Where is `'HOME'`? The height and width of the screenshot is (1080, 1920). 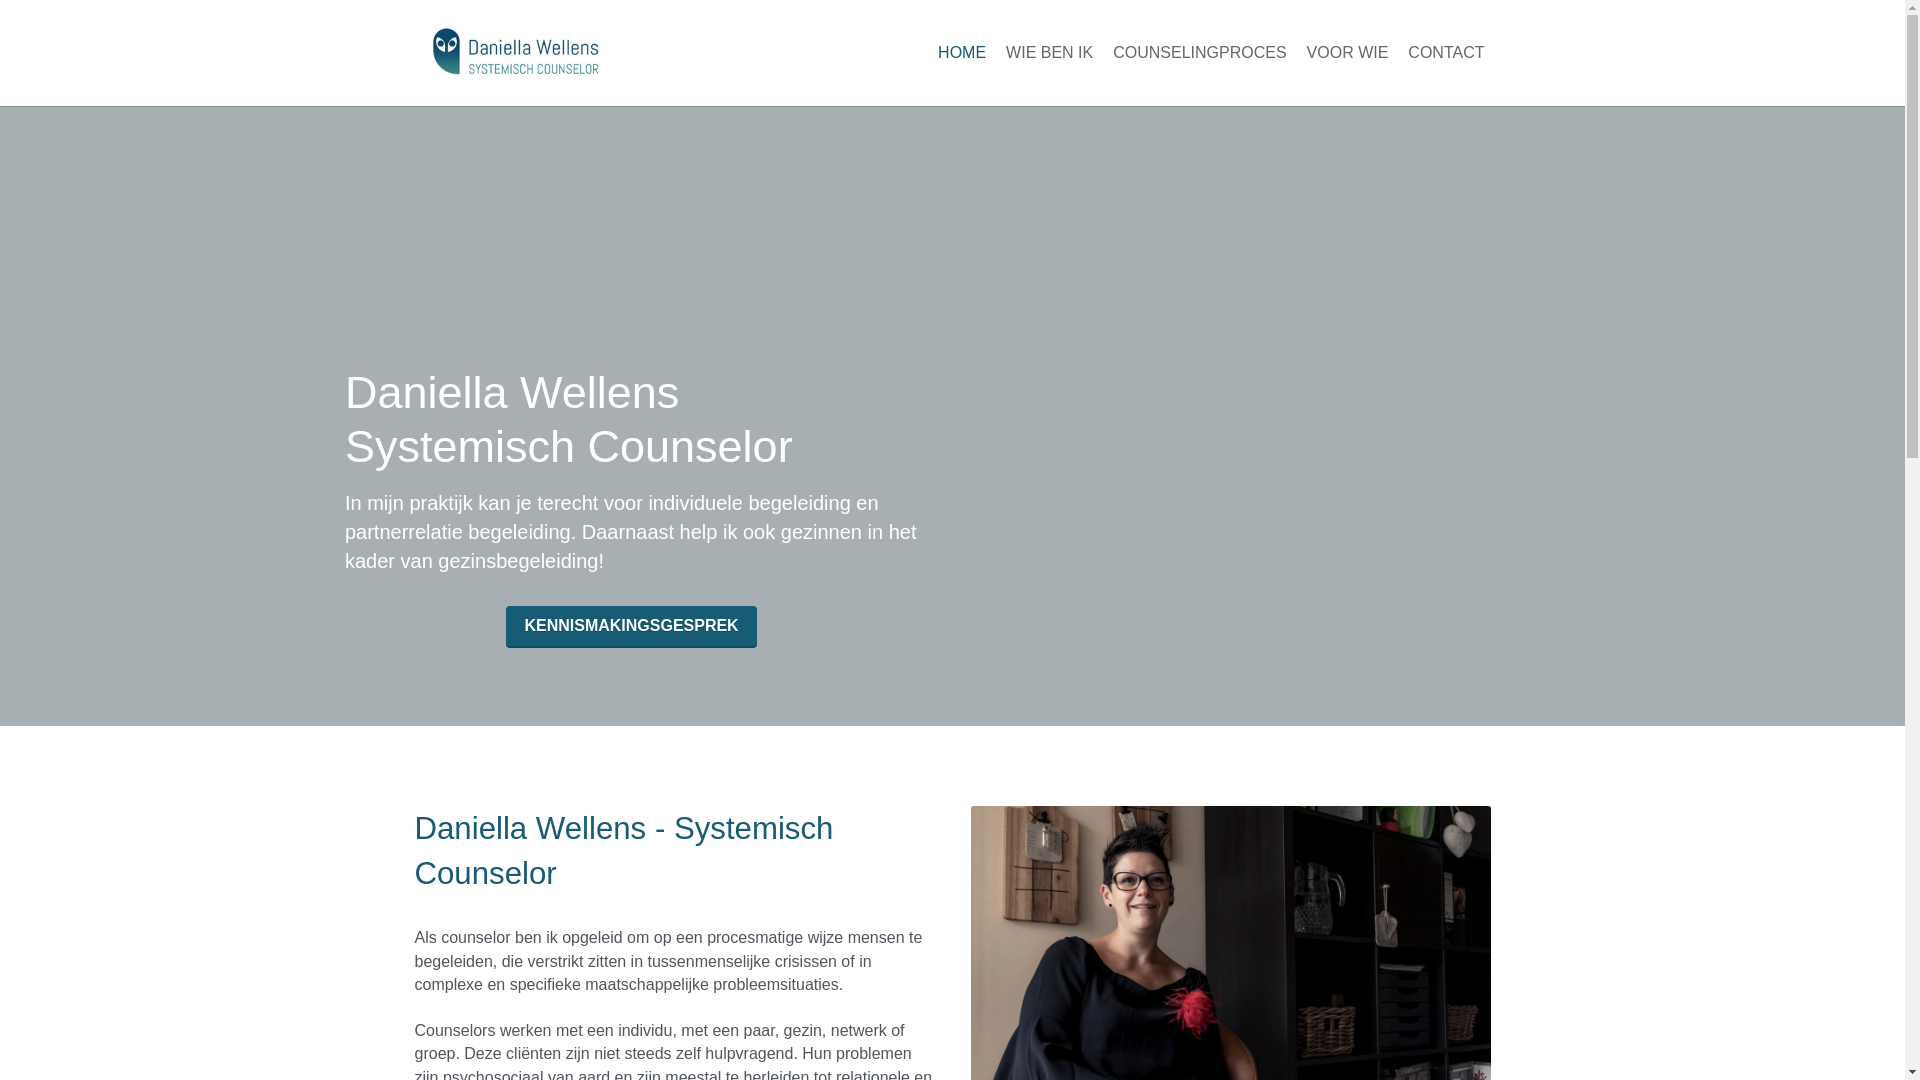
'HOME' is located at coordinates (961, 52).